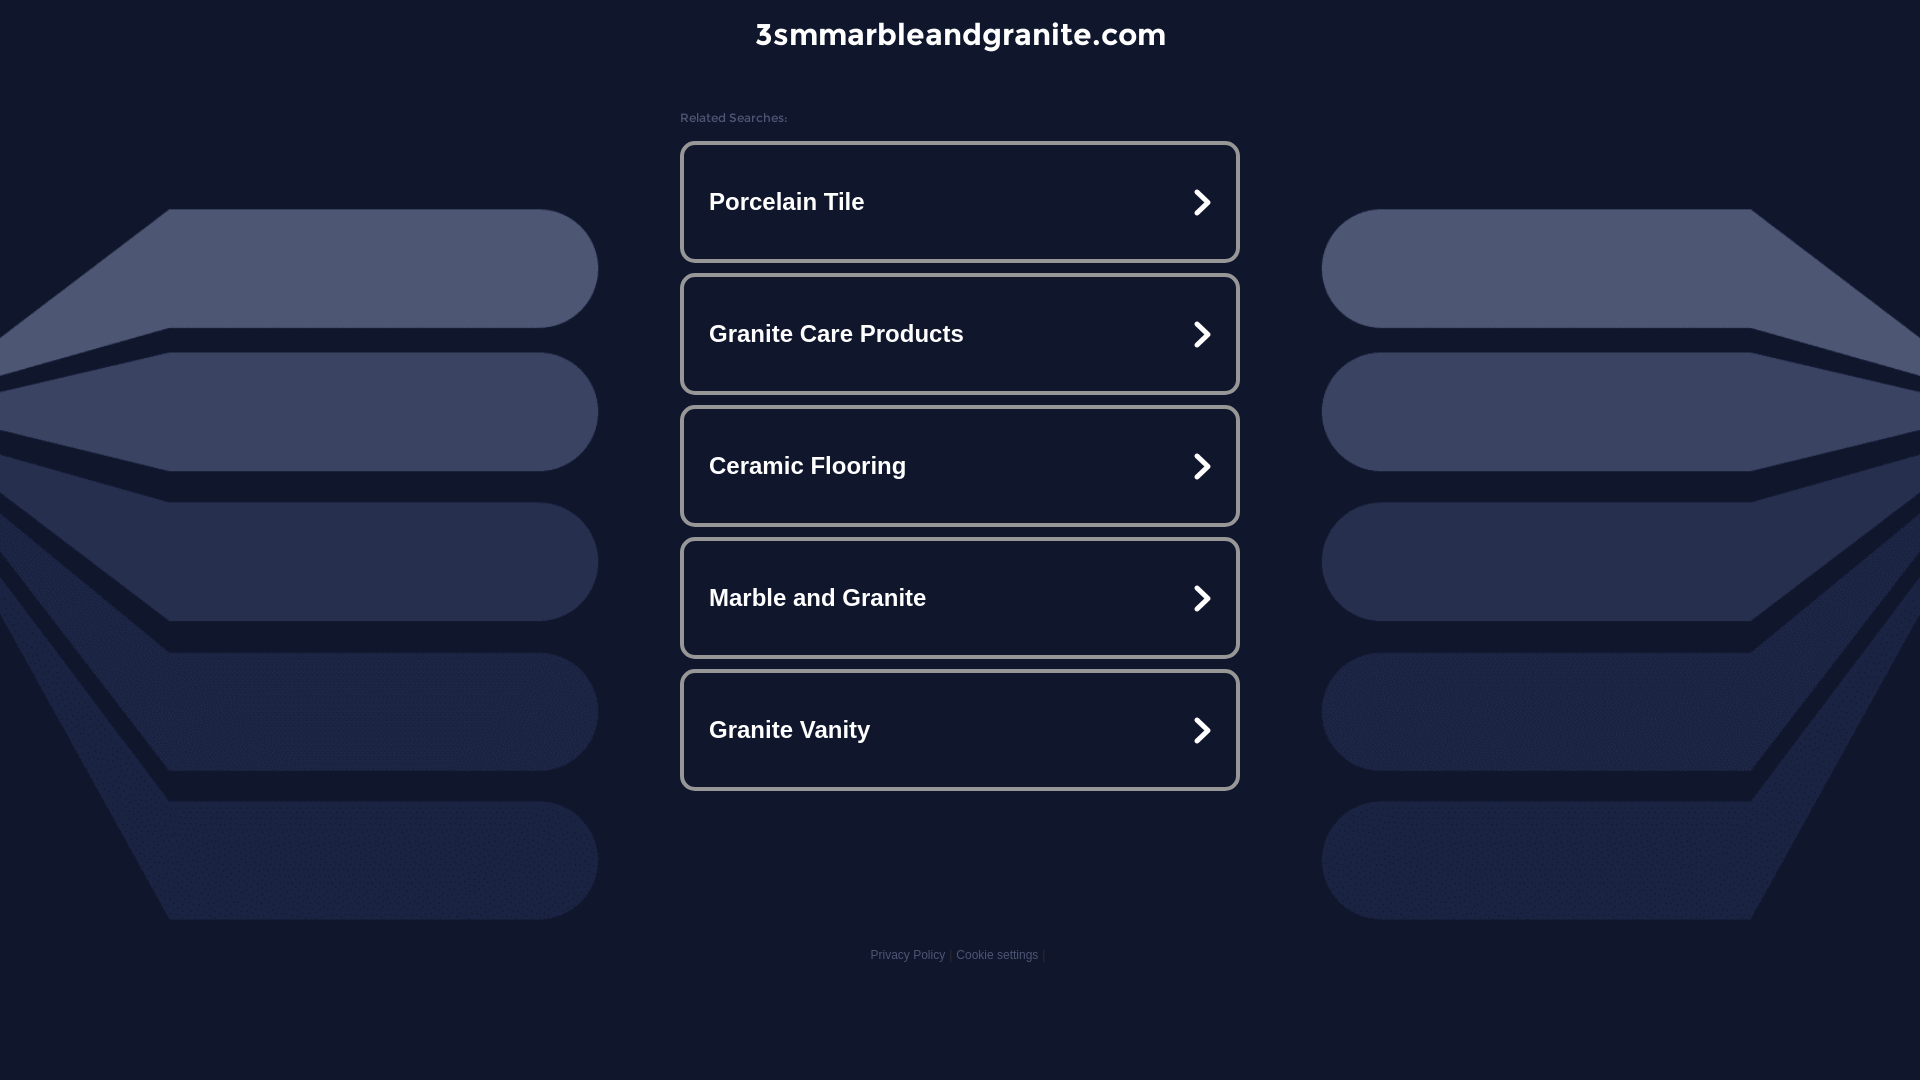 The height and width of the screenshot is (1080, 1920). What do you see at coordinates (958, 34) in the screenshot?
I see `'3smmarbleandgranite.com'` at bounding box center [958, 34].